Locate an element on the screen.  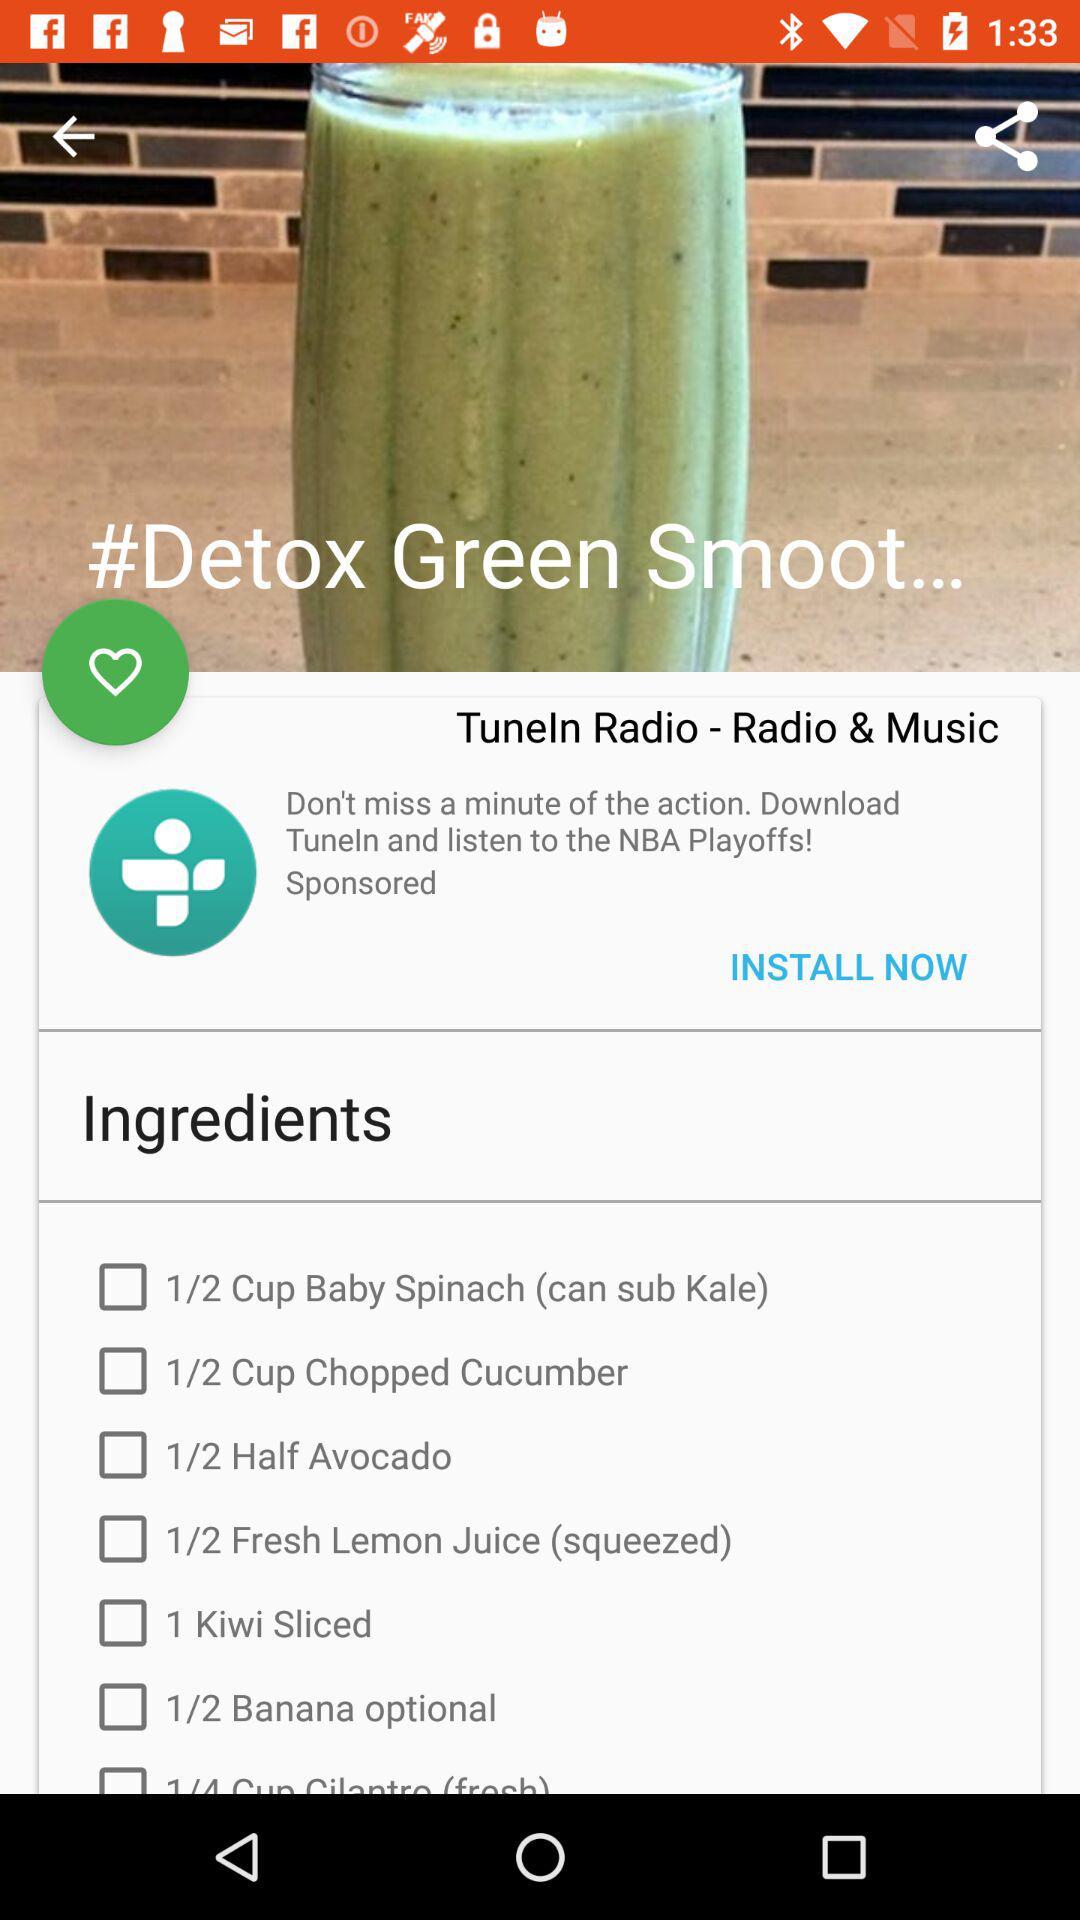
the don t miss icon is located at coordinates (631, 820).